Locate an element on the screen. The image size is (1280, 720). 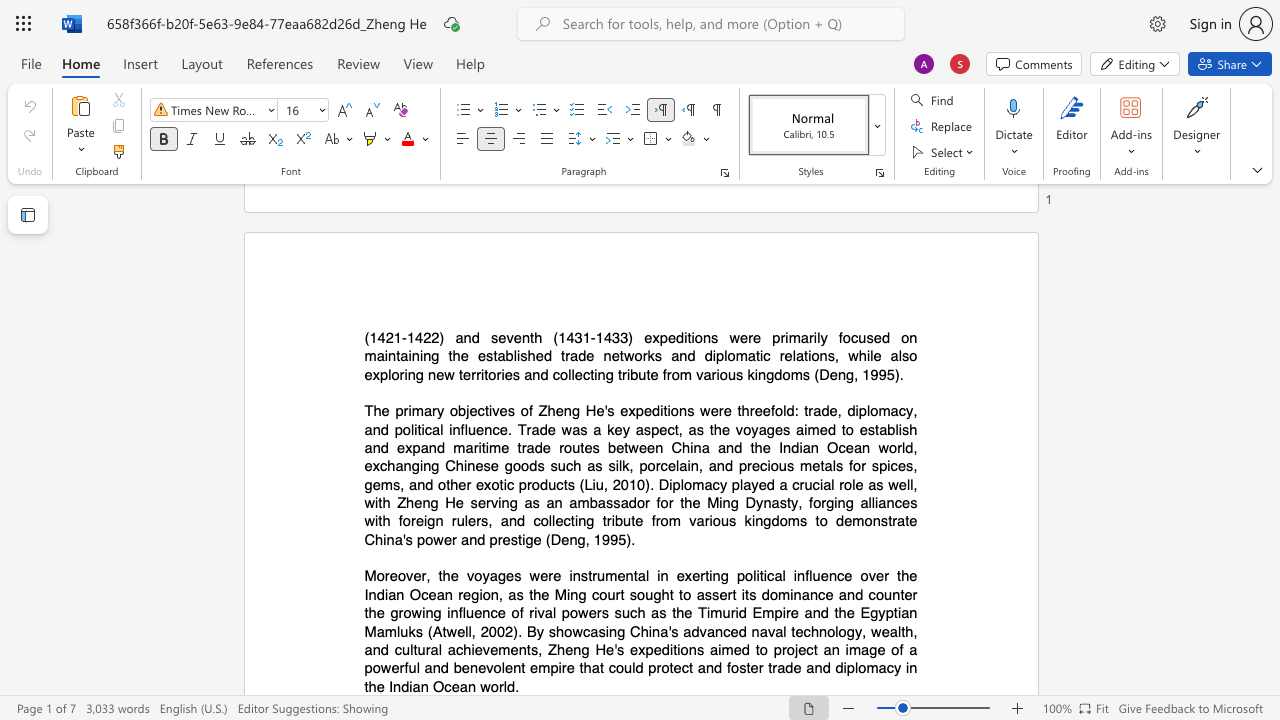
the subset text "aime" within the text "China" is located at coordinates (710, 649).